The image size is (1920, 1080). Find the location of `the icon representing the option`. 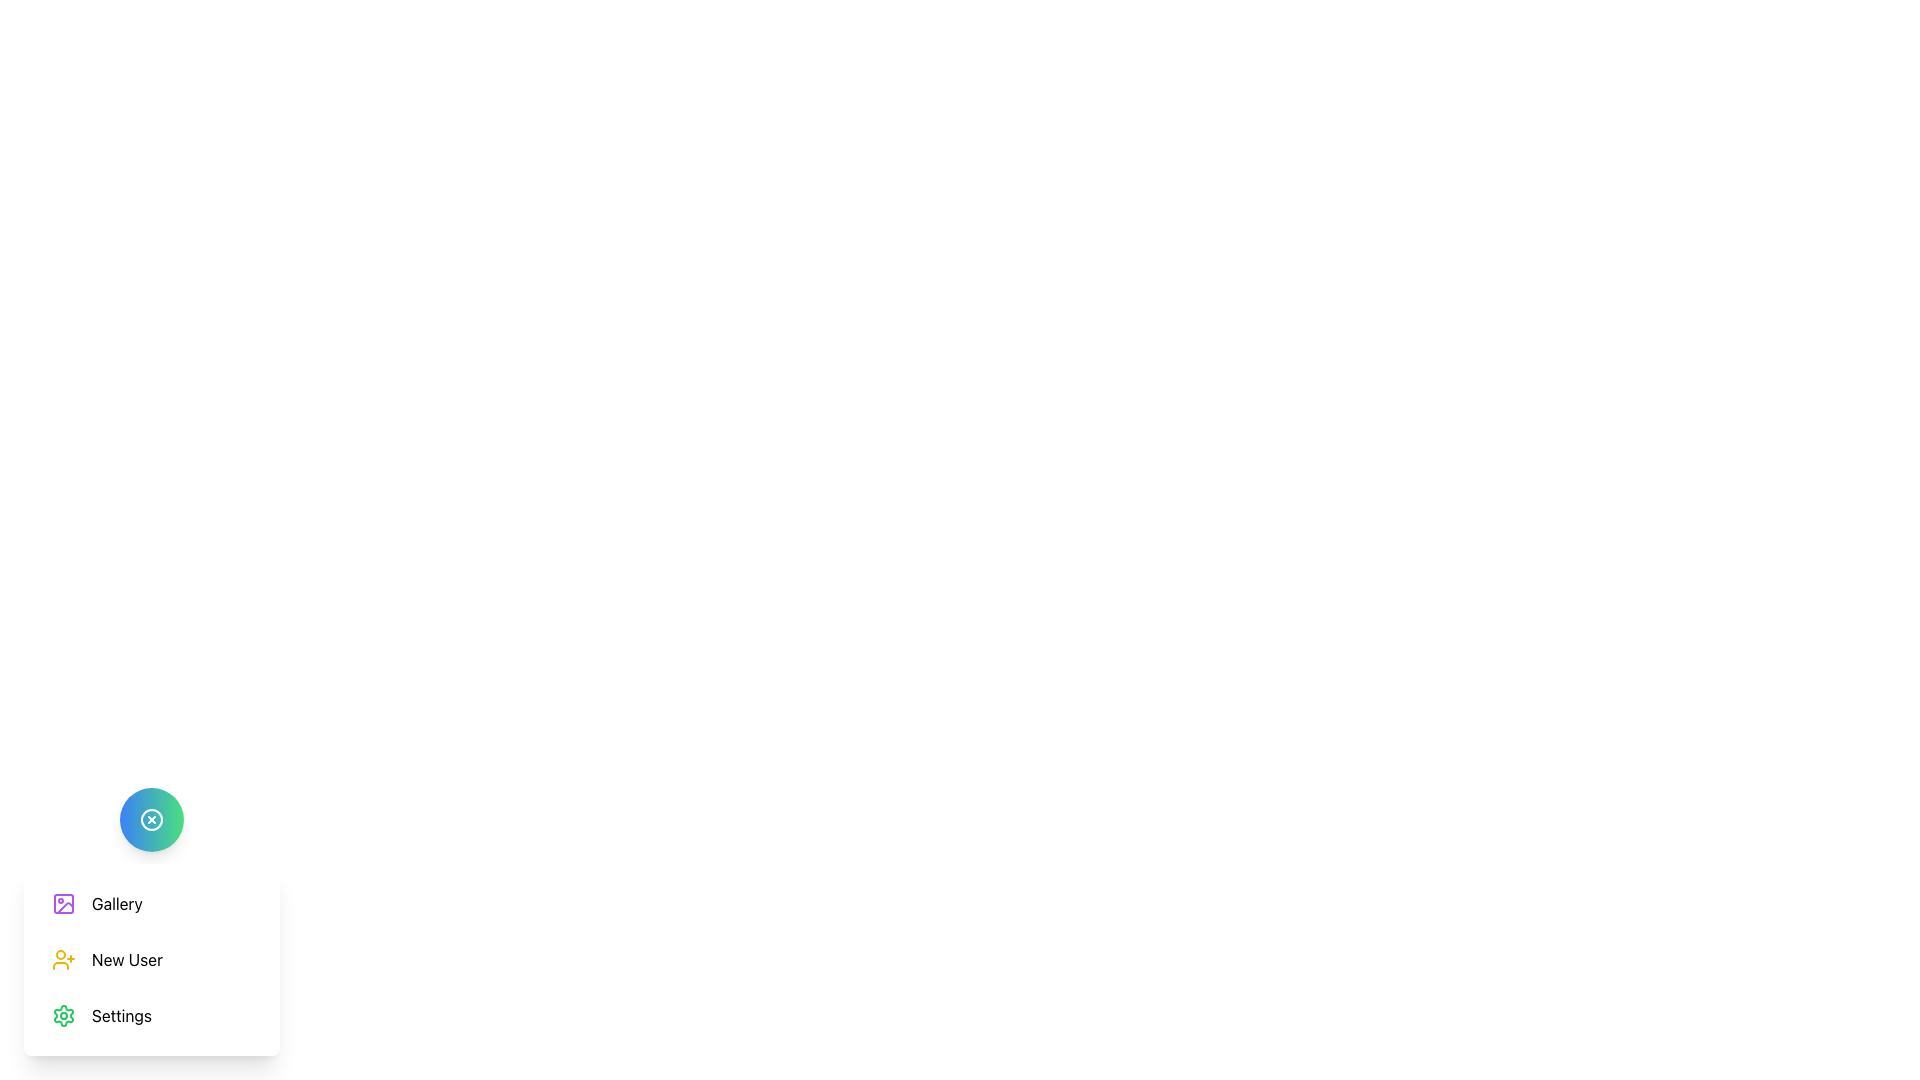

the icon representing the option is located at coordinates (63, 959).